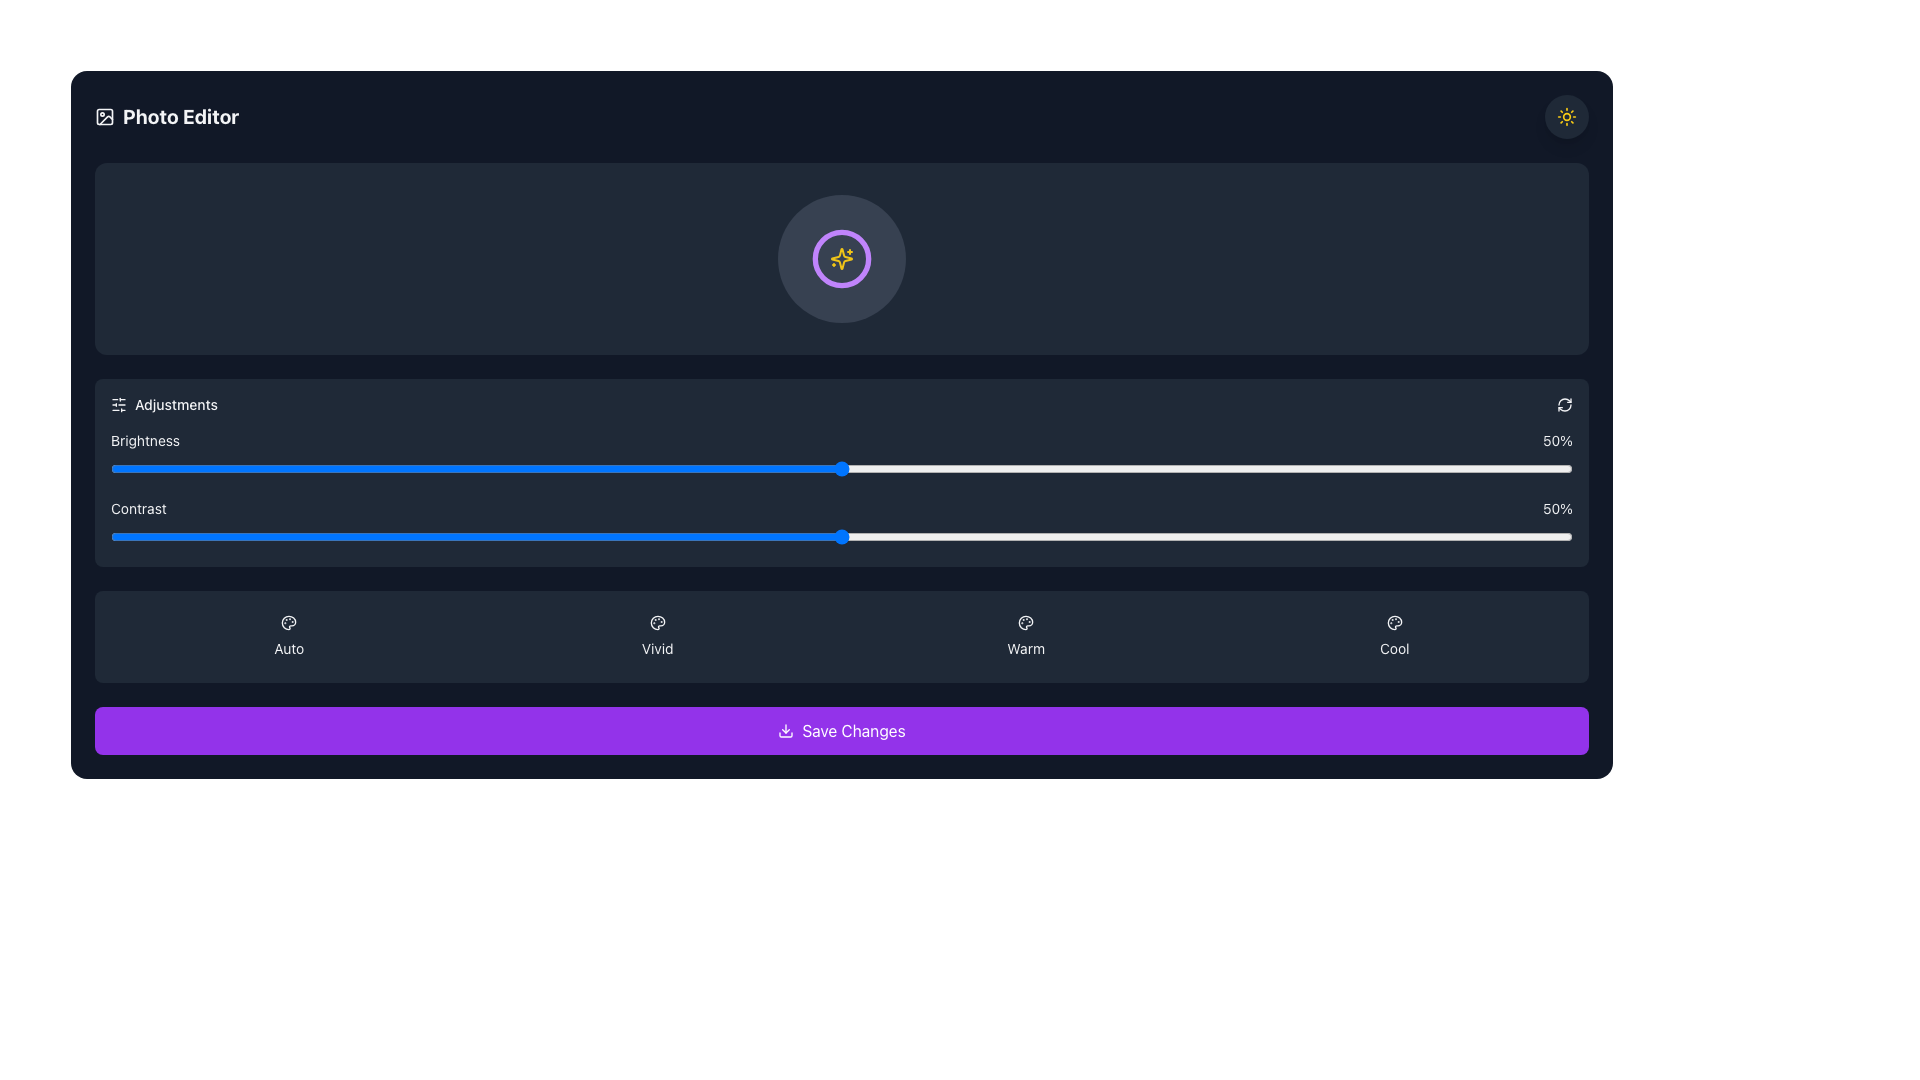  Describe the element at coordinates (1265, 469) in the screenshot. I see `brightness` at that location.